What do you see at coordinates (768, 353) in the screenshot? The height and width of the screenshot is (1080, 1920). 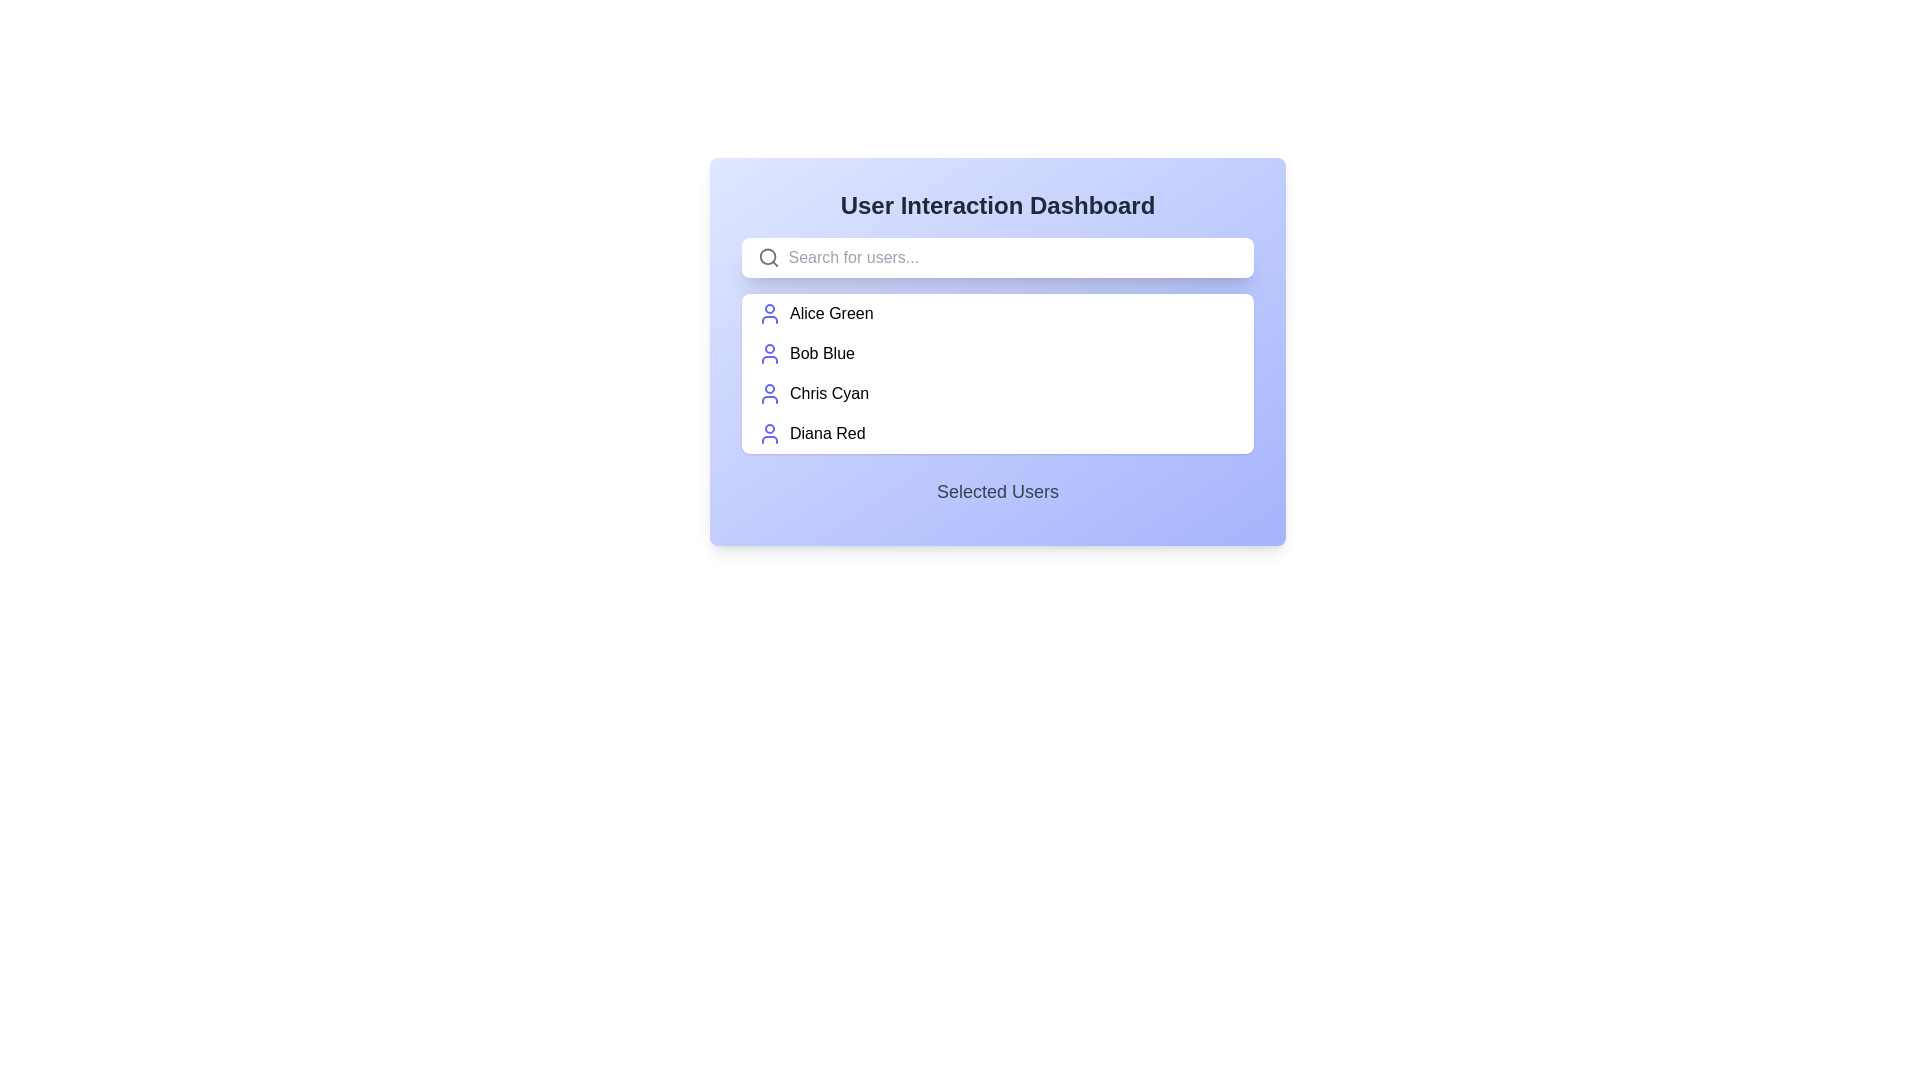 I see `the user icon represented by a circular head and semi-circular body, styled in bold indigo color, located to the left of the text 'Bob Blue' in the second user entry below the search bar` at bounding box center [768, 353].